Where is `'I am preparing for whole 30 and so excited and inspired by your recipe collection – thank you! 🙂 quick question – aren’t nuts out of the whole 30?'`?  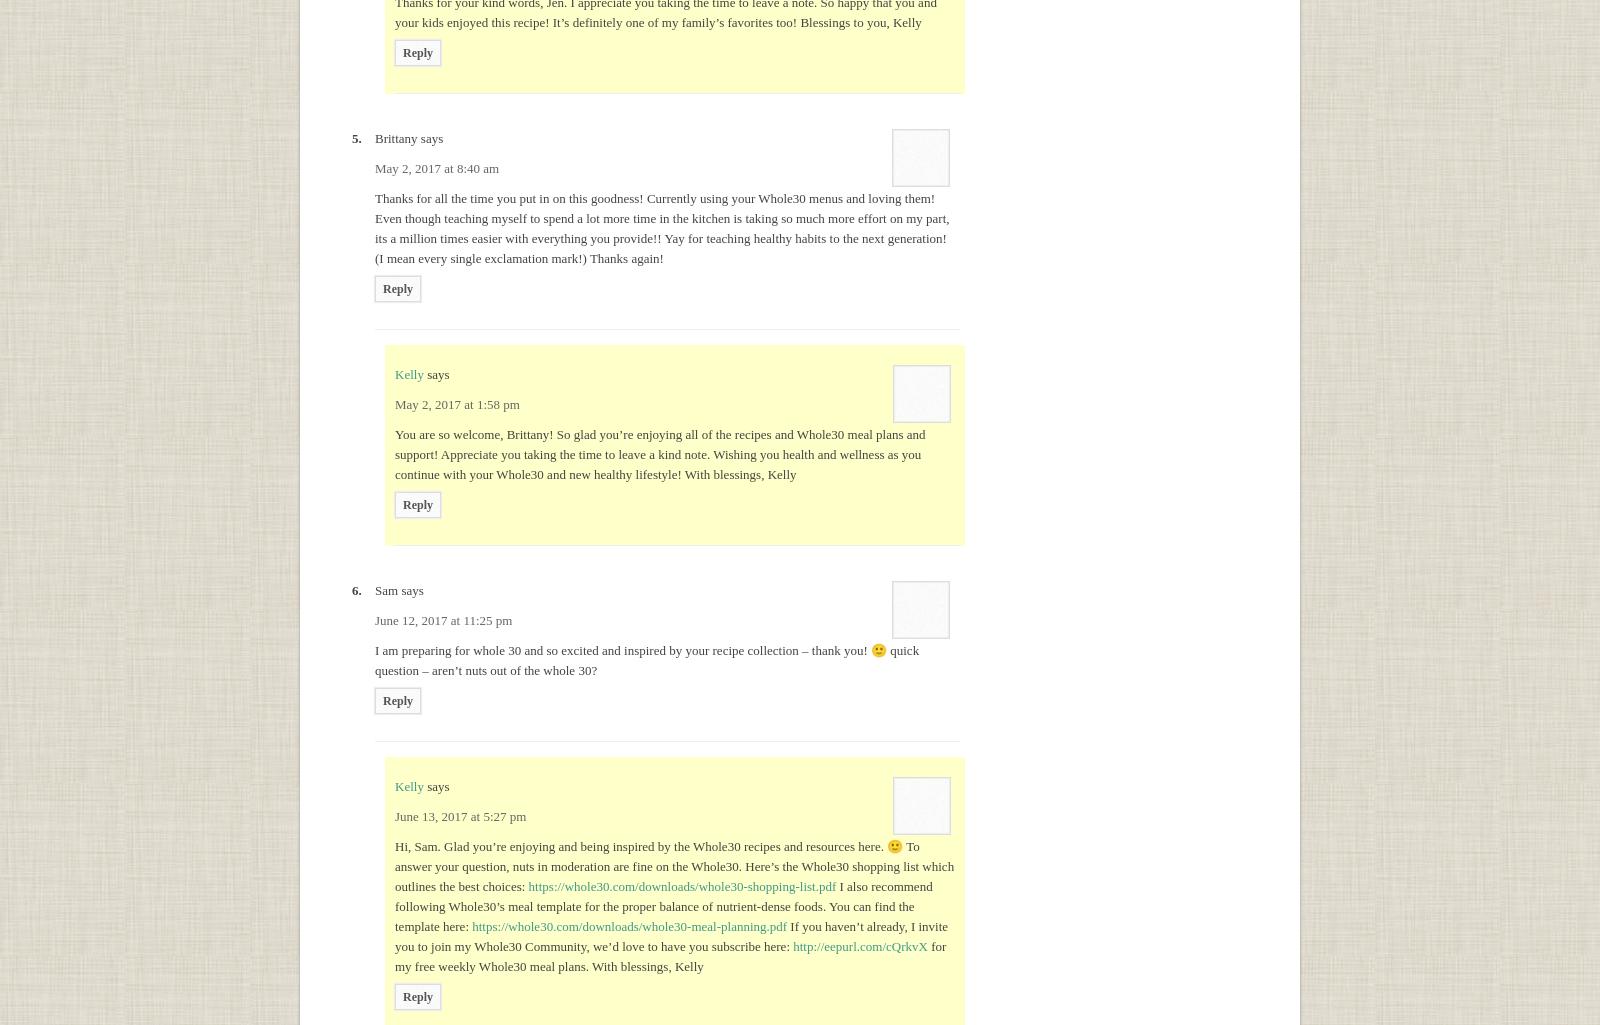
'I am preparing for whole 30 and so excited and inspired by your recipe collection – thank you! 🙂 quick question – aren’t nuts out of the whole 30?' is located at coordinates (647, 660).